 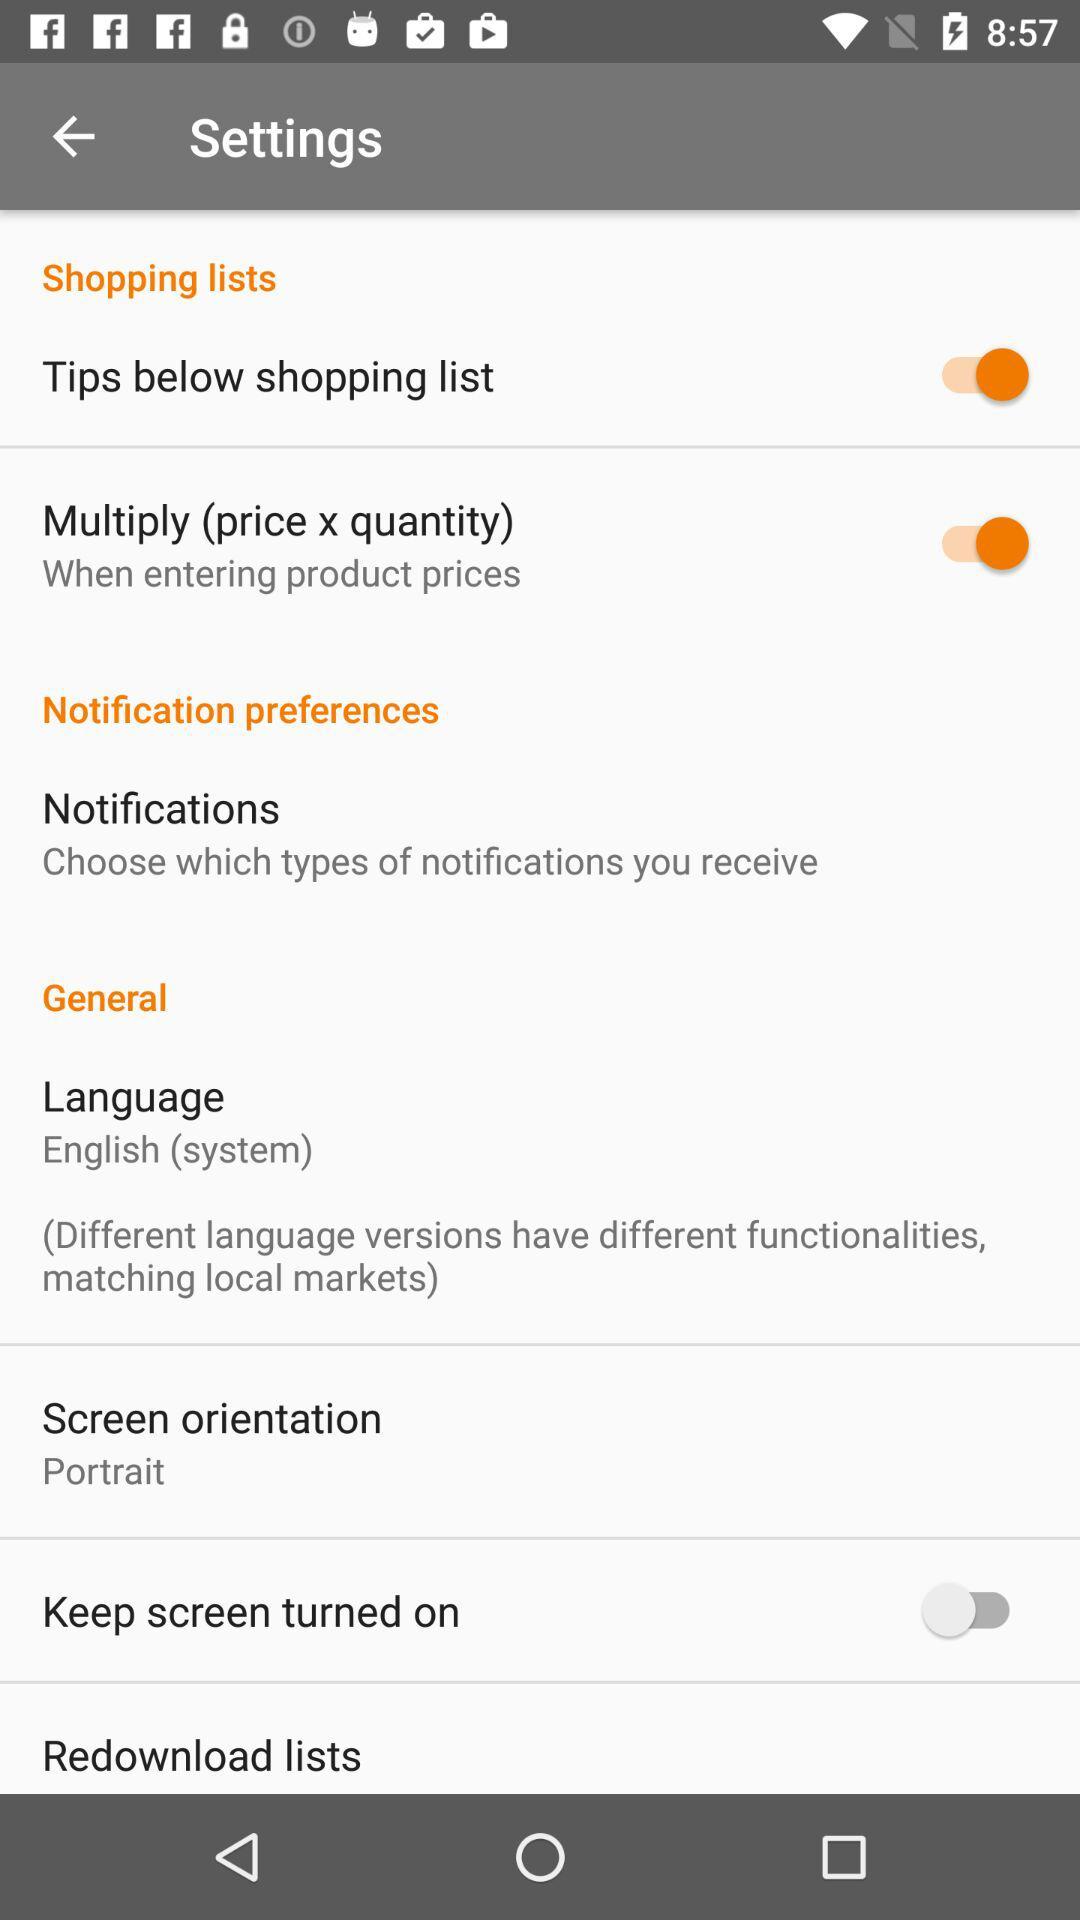 I want to click on the item above the when entering product icon, so click(x=278, y=518).